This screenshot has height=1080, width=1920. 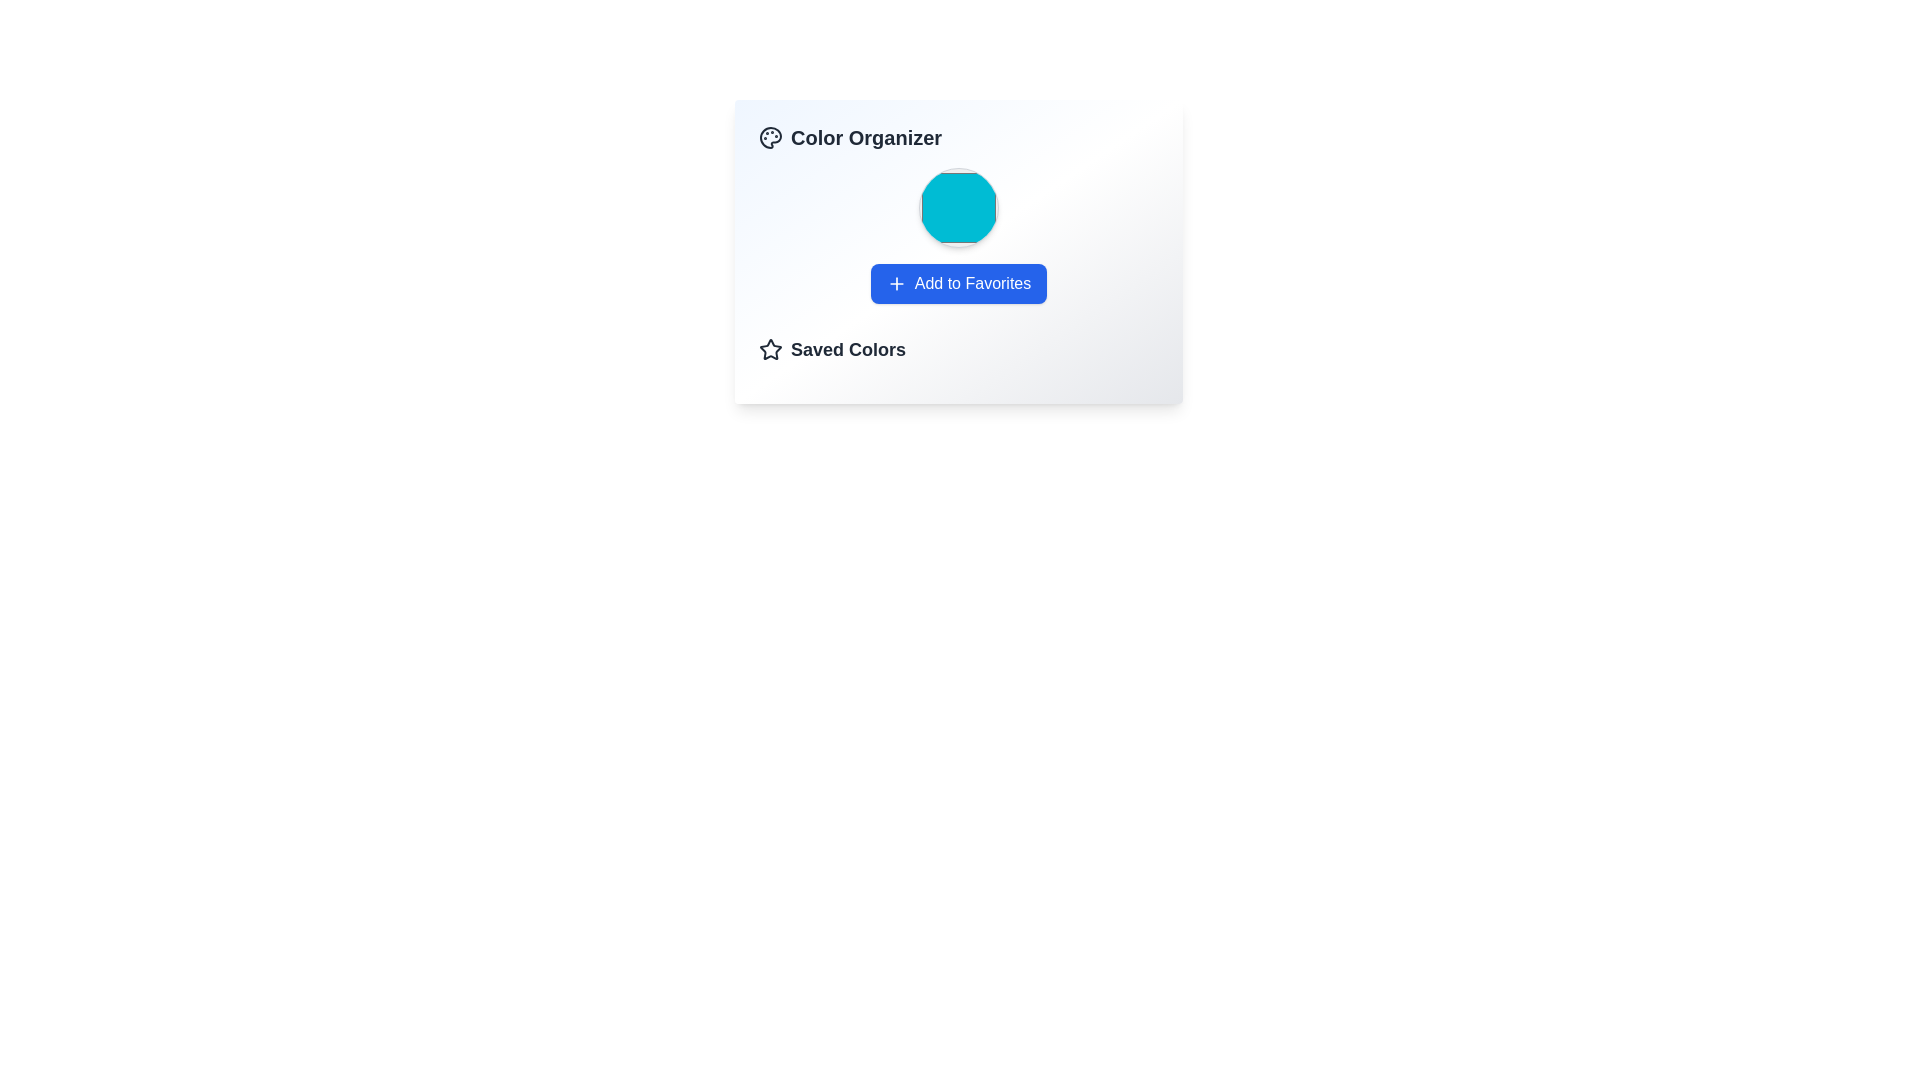 I want to click on the decorative icon representing the 'Color Organizer' section, which is located immediately to the left of the text 'Color Organizer', so click(x=770, y=137).